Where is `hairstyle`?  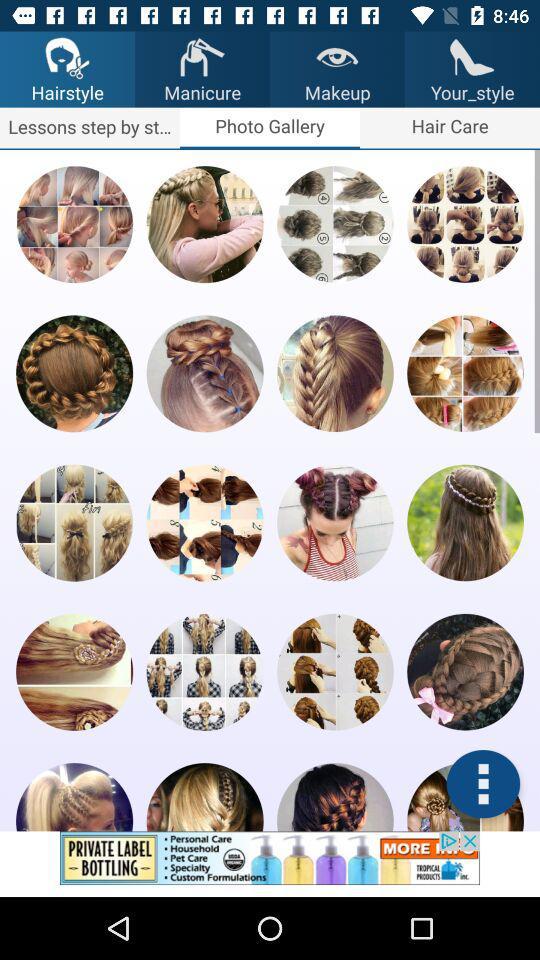
hairstyle is located at coordinates (465, 672).